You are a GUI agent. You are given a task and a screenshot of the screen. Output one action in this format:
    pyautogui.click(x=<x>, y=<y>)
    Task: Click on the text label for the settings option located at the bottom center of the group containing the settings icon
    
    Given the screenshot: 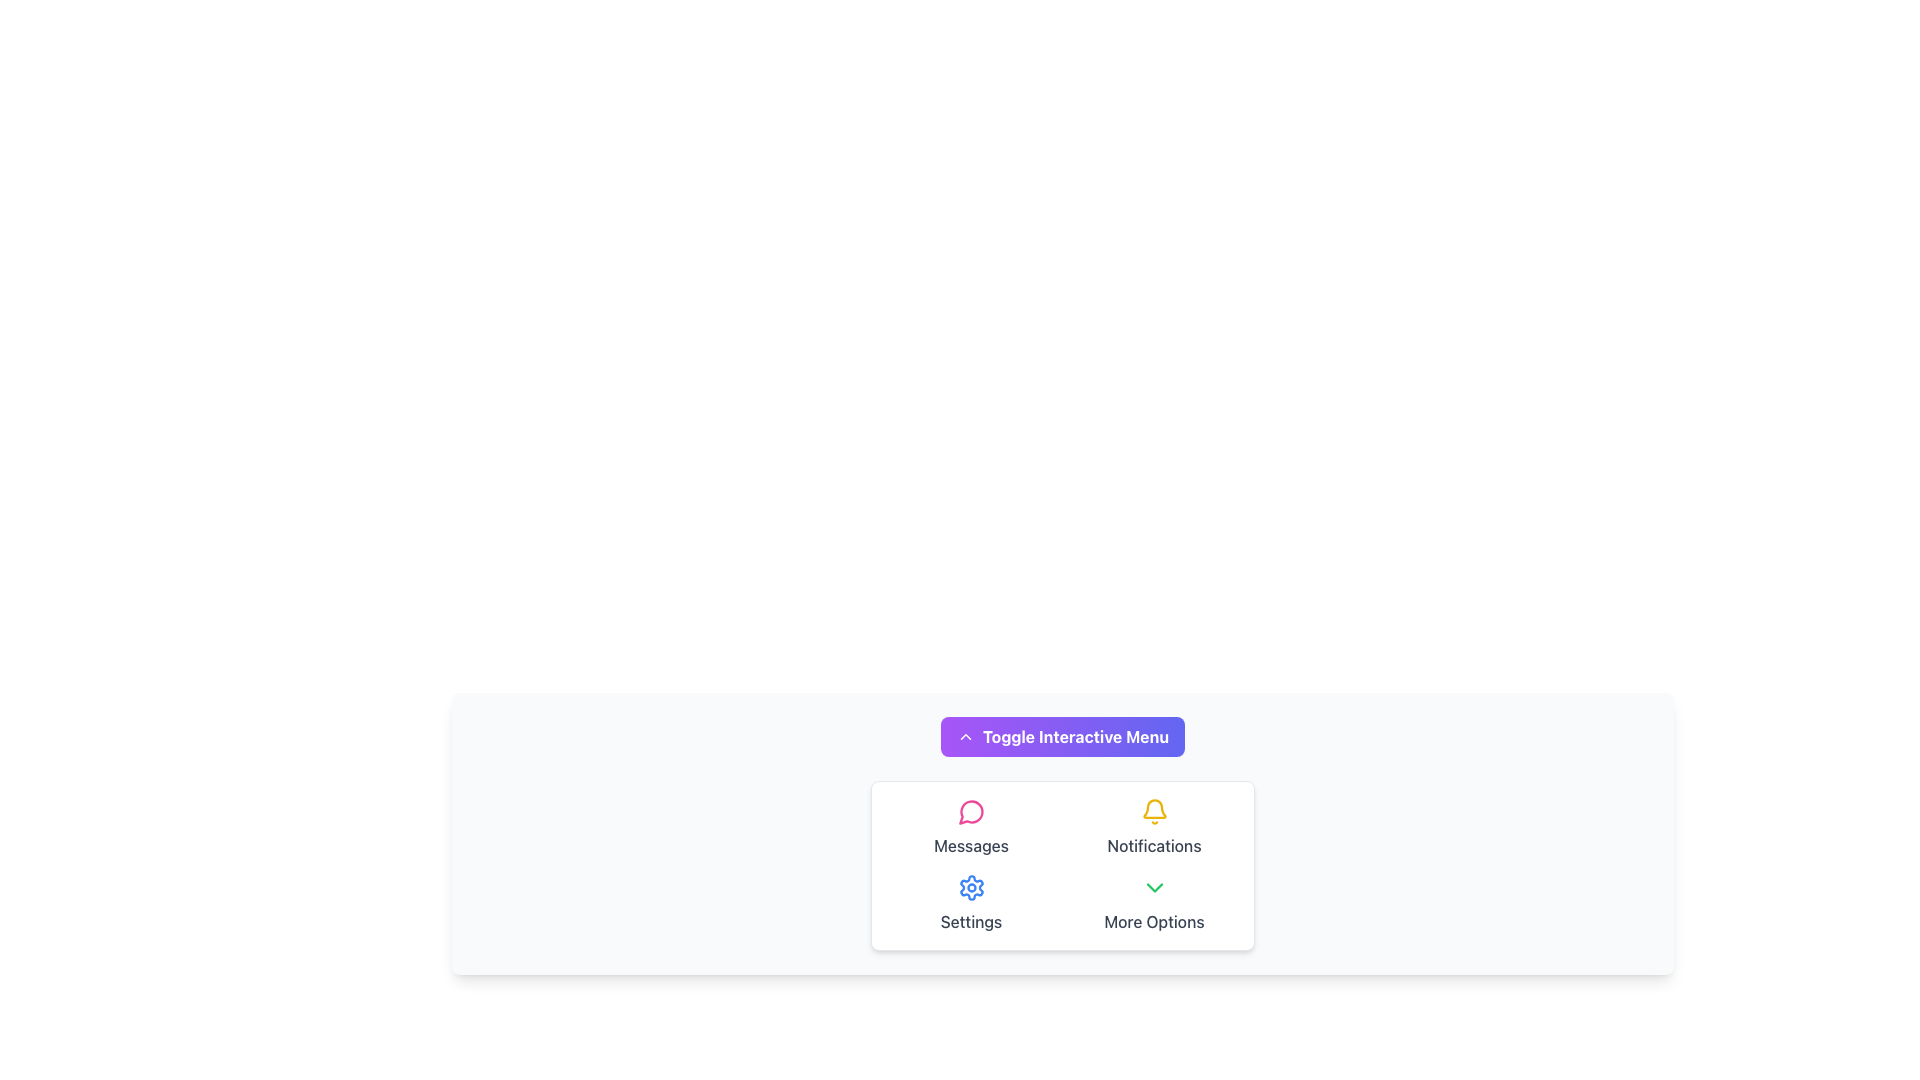 What is the action you would take?
    pyautogui.click(x=971, y=921)
    